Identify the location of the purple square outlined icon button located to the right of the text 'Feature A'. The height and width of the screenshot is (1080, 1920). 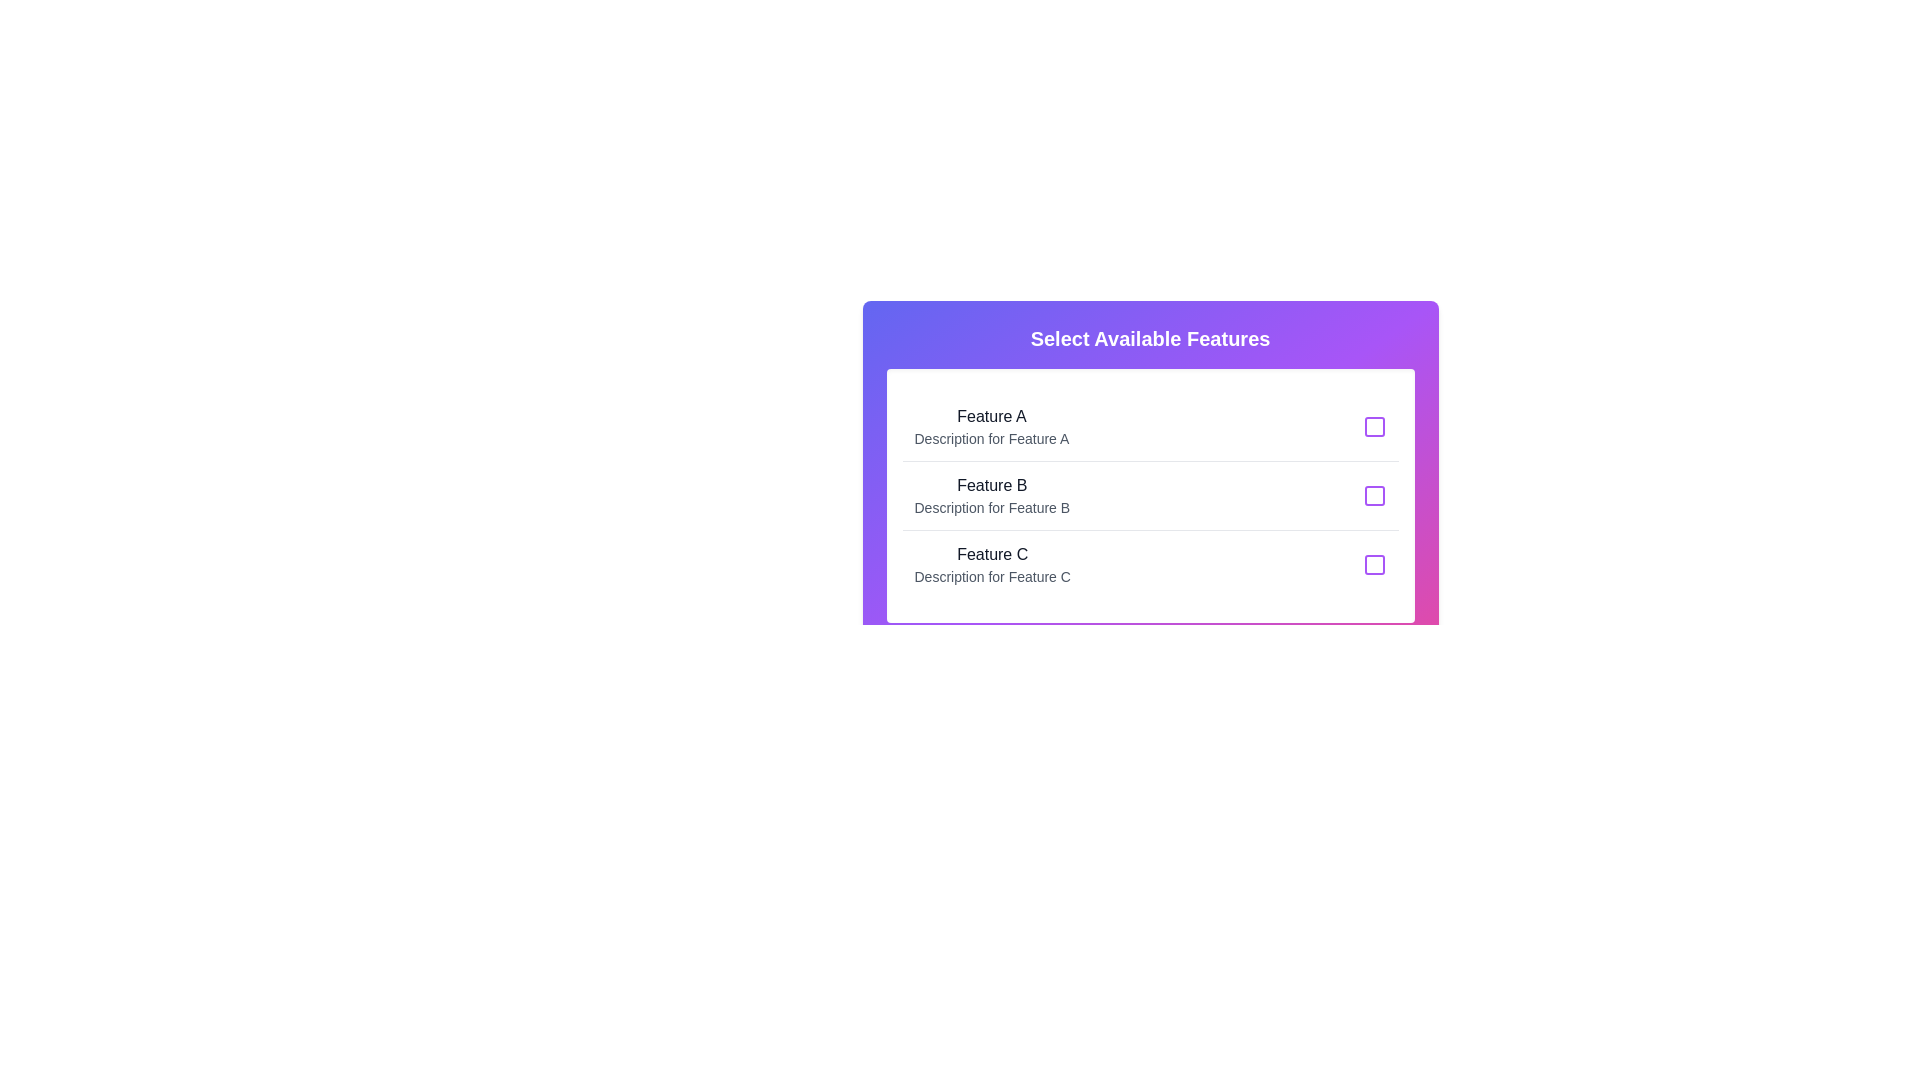
(1373, 426).